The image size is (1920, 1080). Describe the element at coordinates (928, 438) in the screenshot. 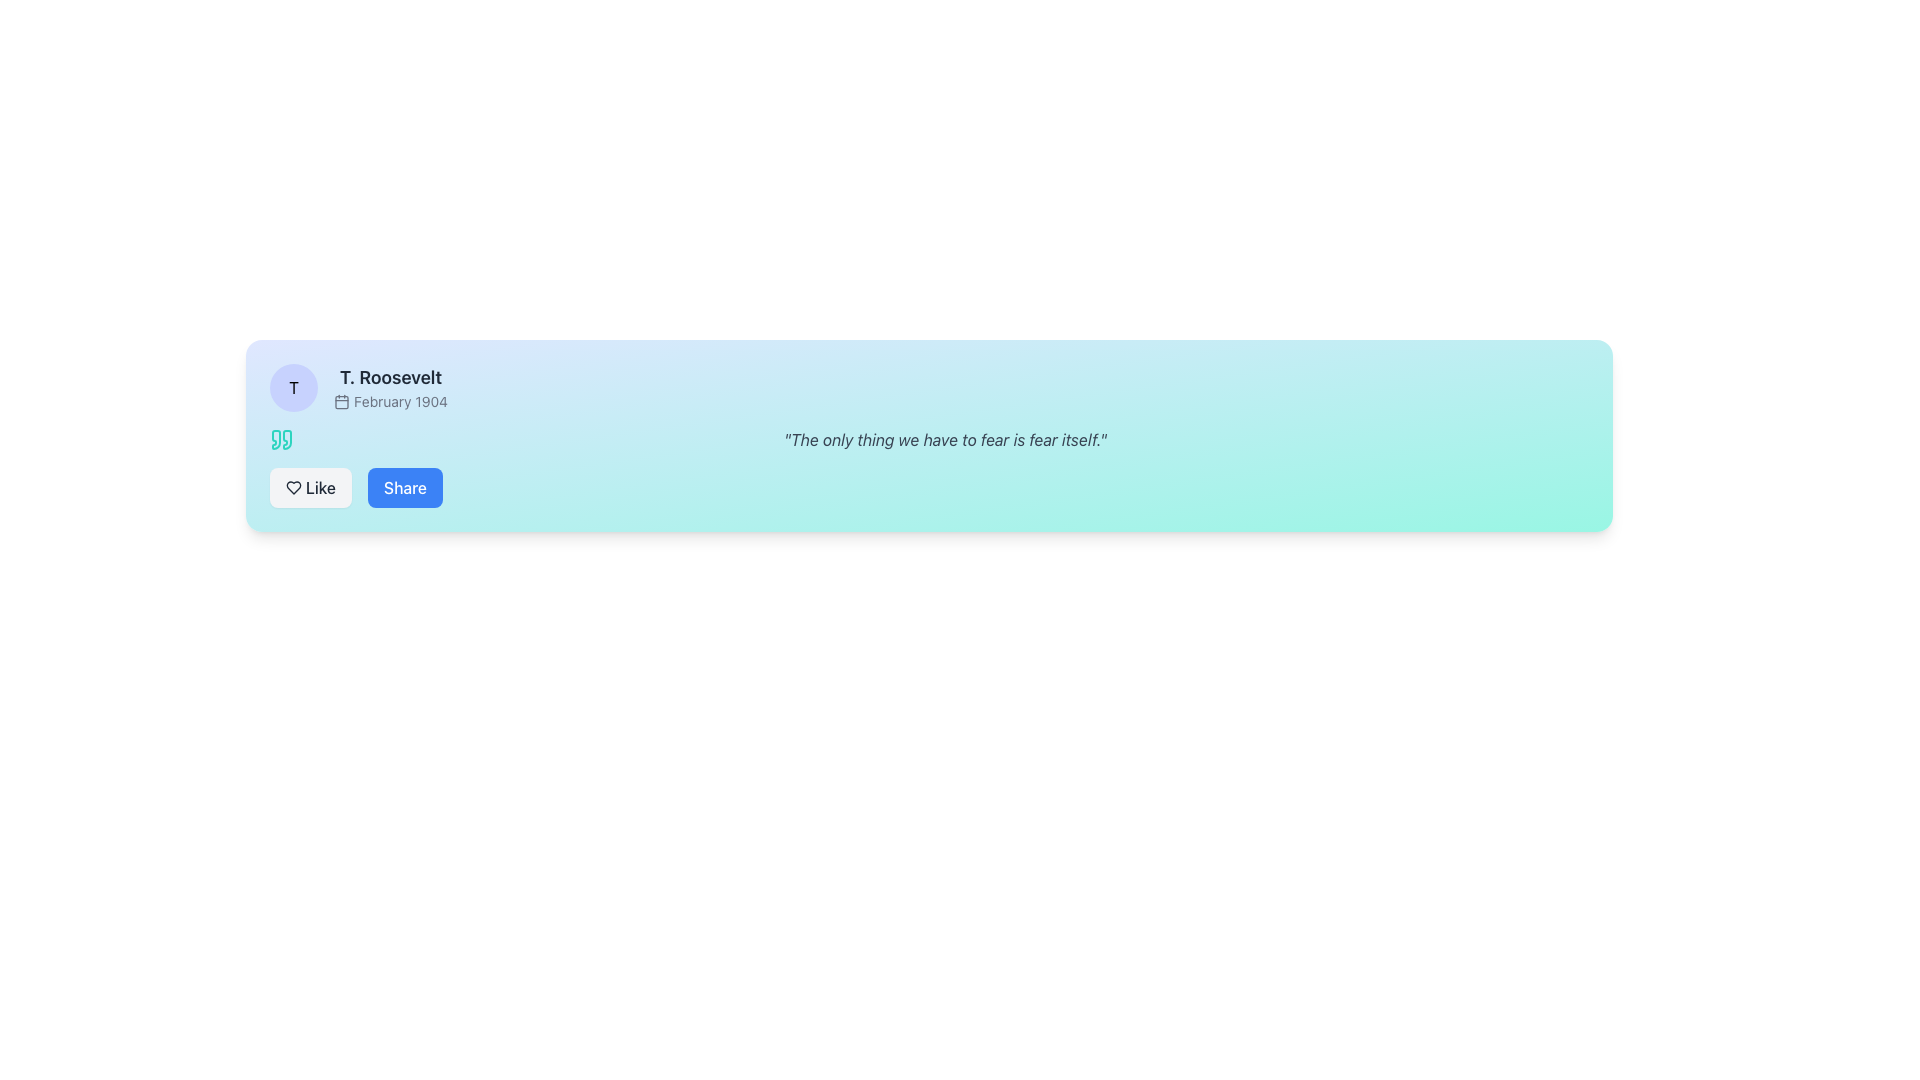

I see `the quotation text display component that presents the quote 'The only thing we have to fear is fear itself.' which is styled in italicized gray text, located below the header 'T. Roosevelt February 1904' and above the 'Like' and 'Share' buttons` at that location.